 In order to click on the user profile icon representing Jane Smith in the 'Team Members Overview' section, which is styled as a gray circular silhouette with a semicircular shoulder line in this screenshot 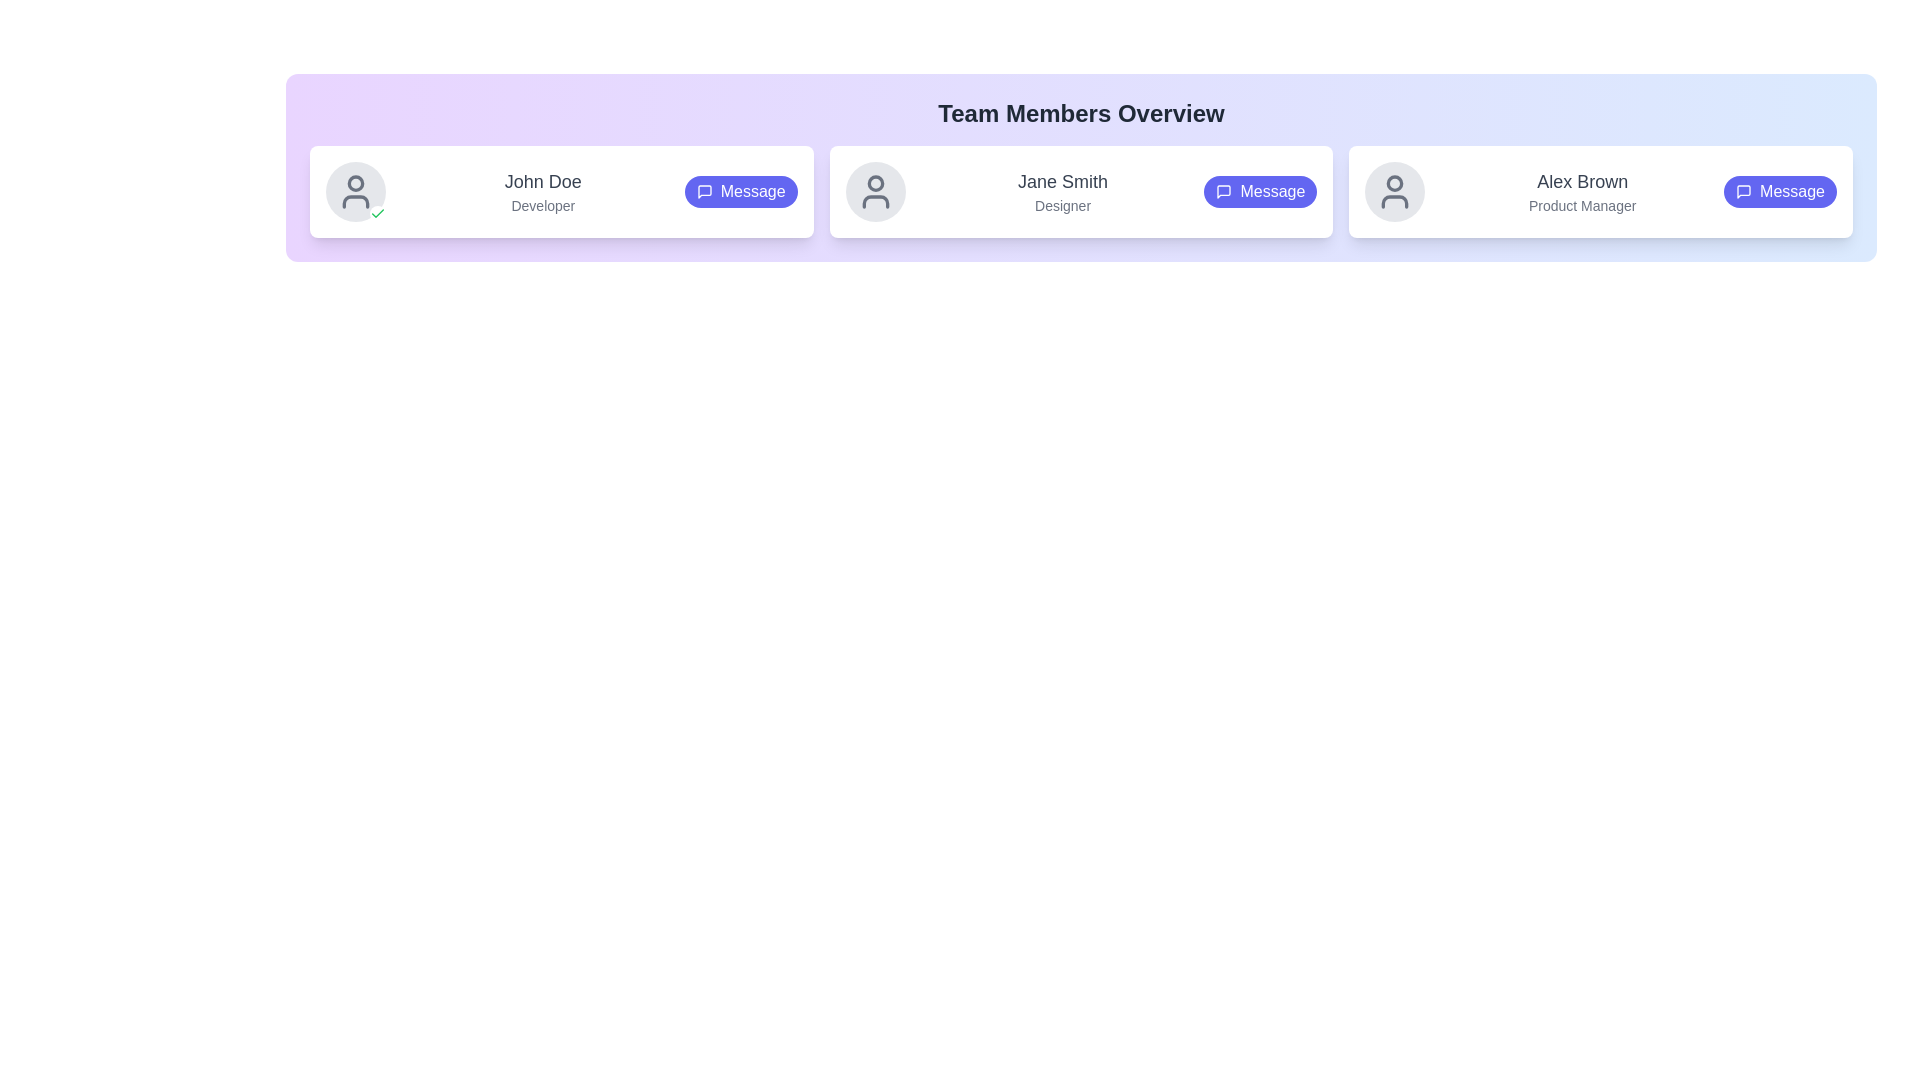, I will do `click(875, 192)`.